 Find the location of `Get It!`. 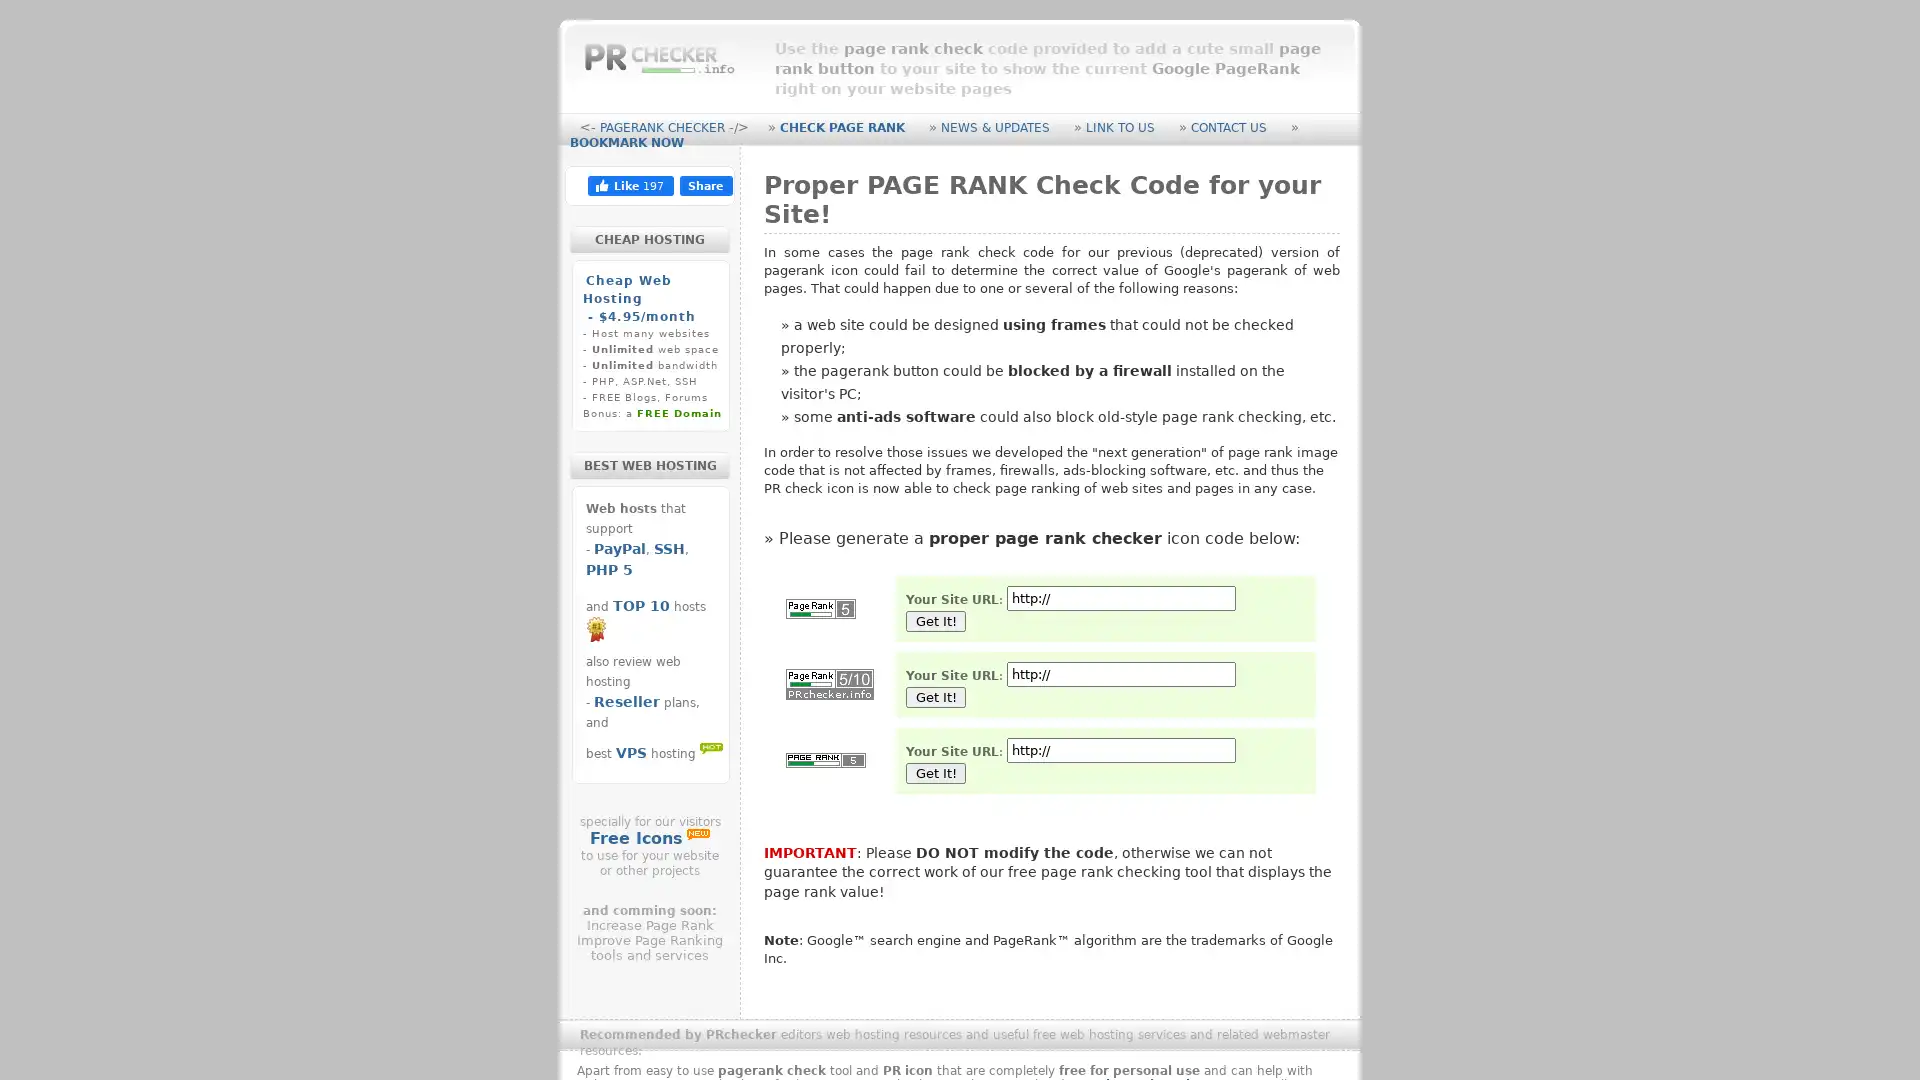

Get It! is located at coordinates (935, 619).